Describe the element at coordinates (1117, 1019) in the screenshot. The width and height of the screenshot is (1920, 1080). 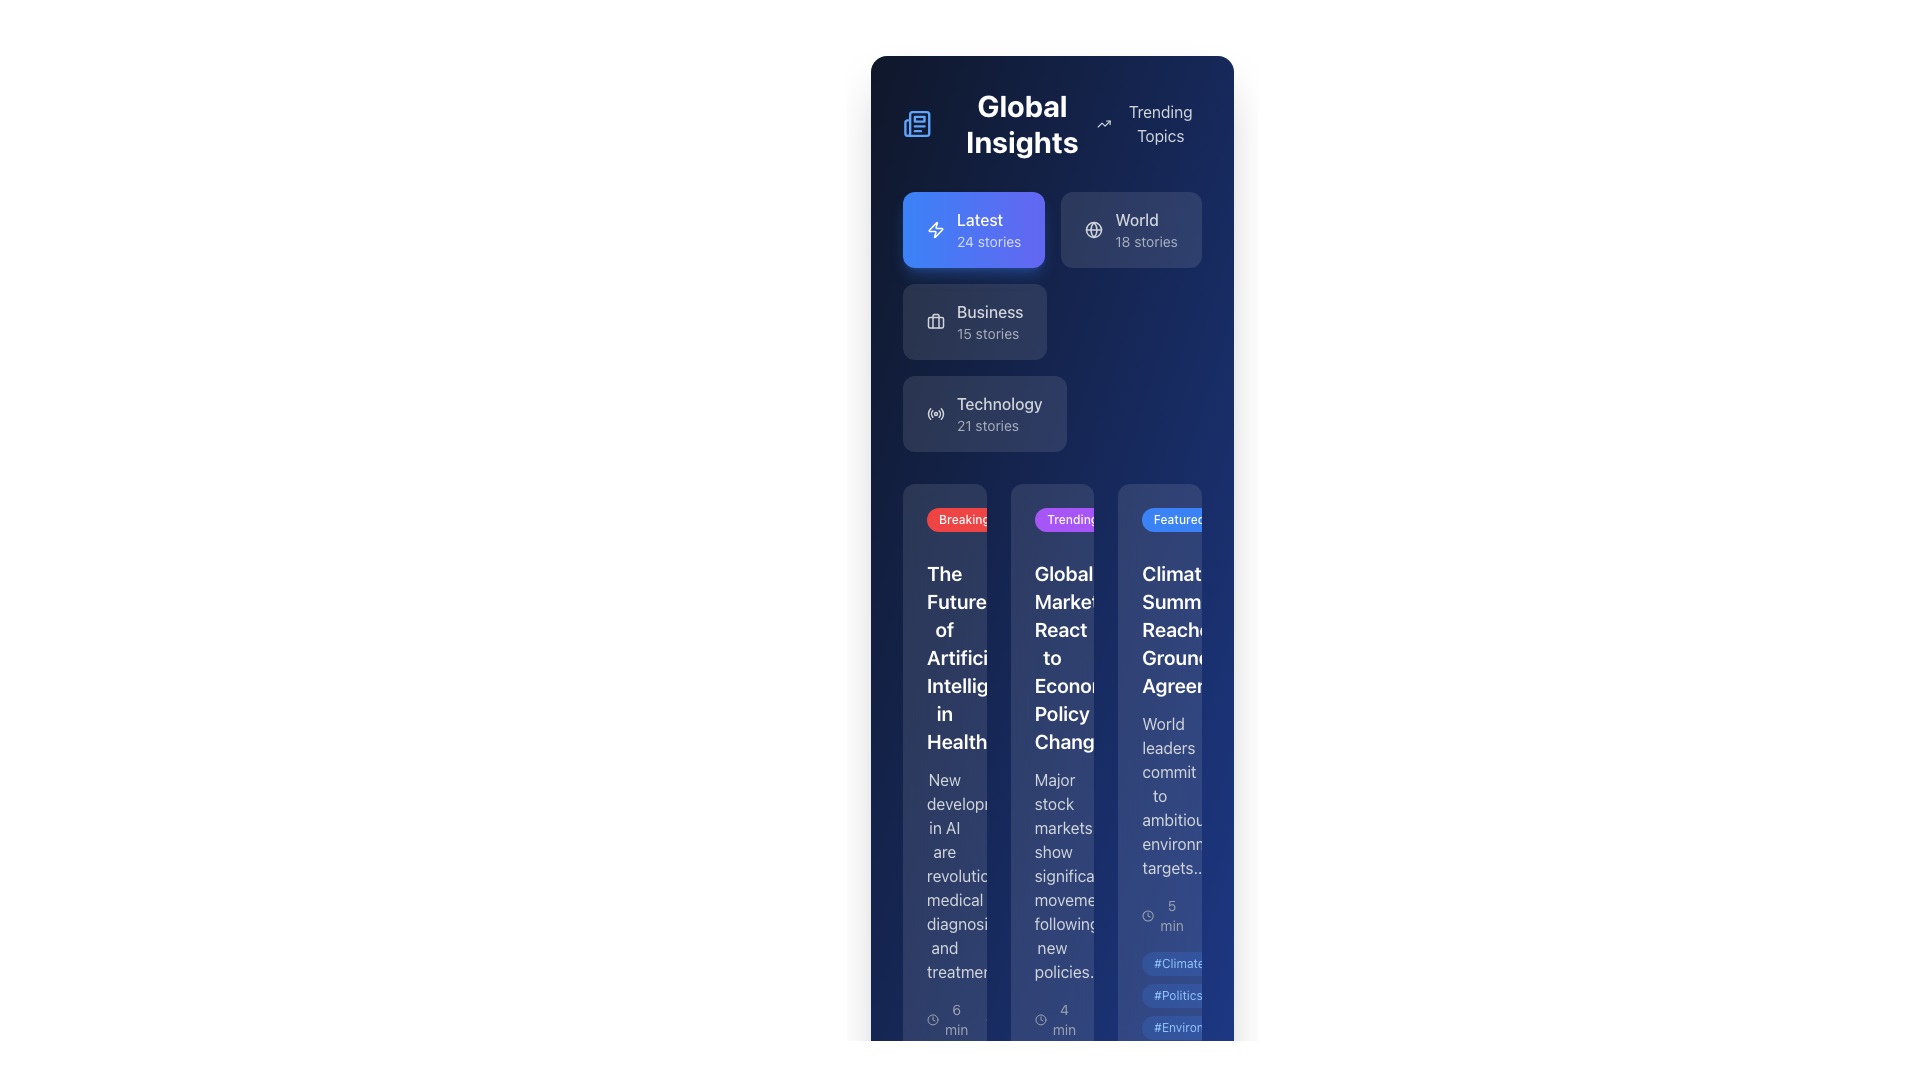
I see `the Information Cluster element located near the bottom of the second column` at that location.